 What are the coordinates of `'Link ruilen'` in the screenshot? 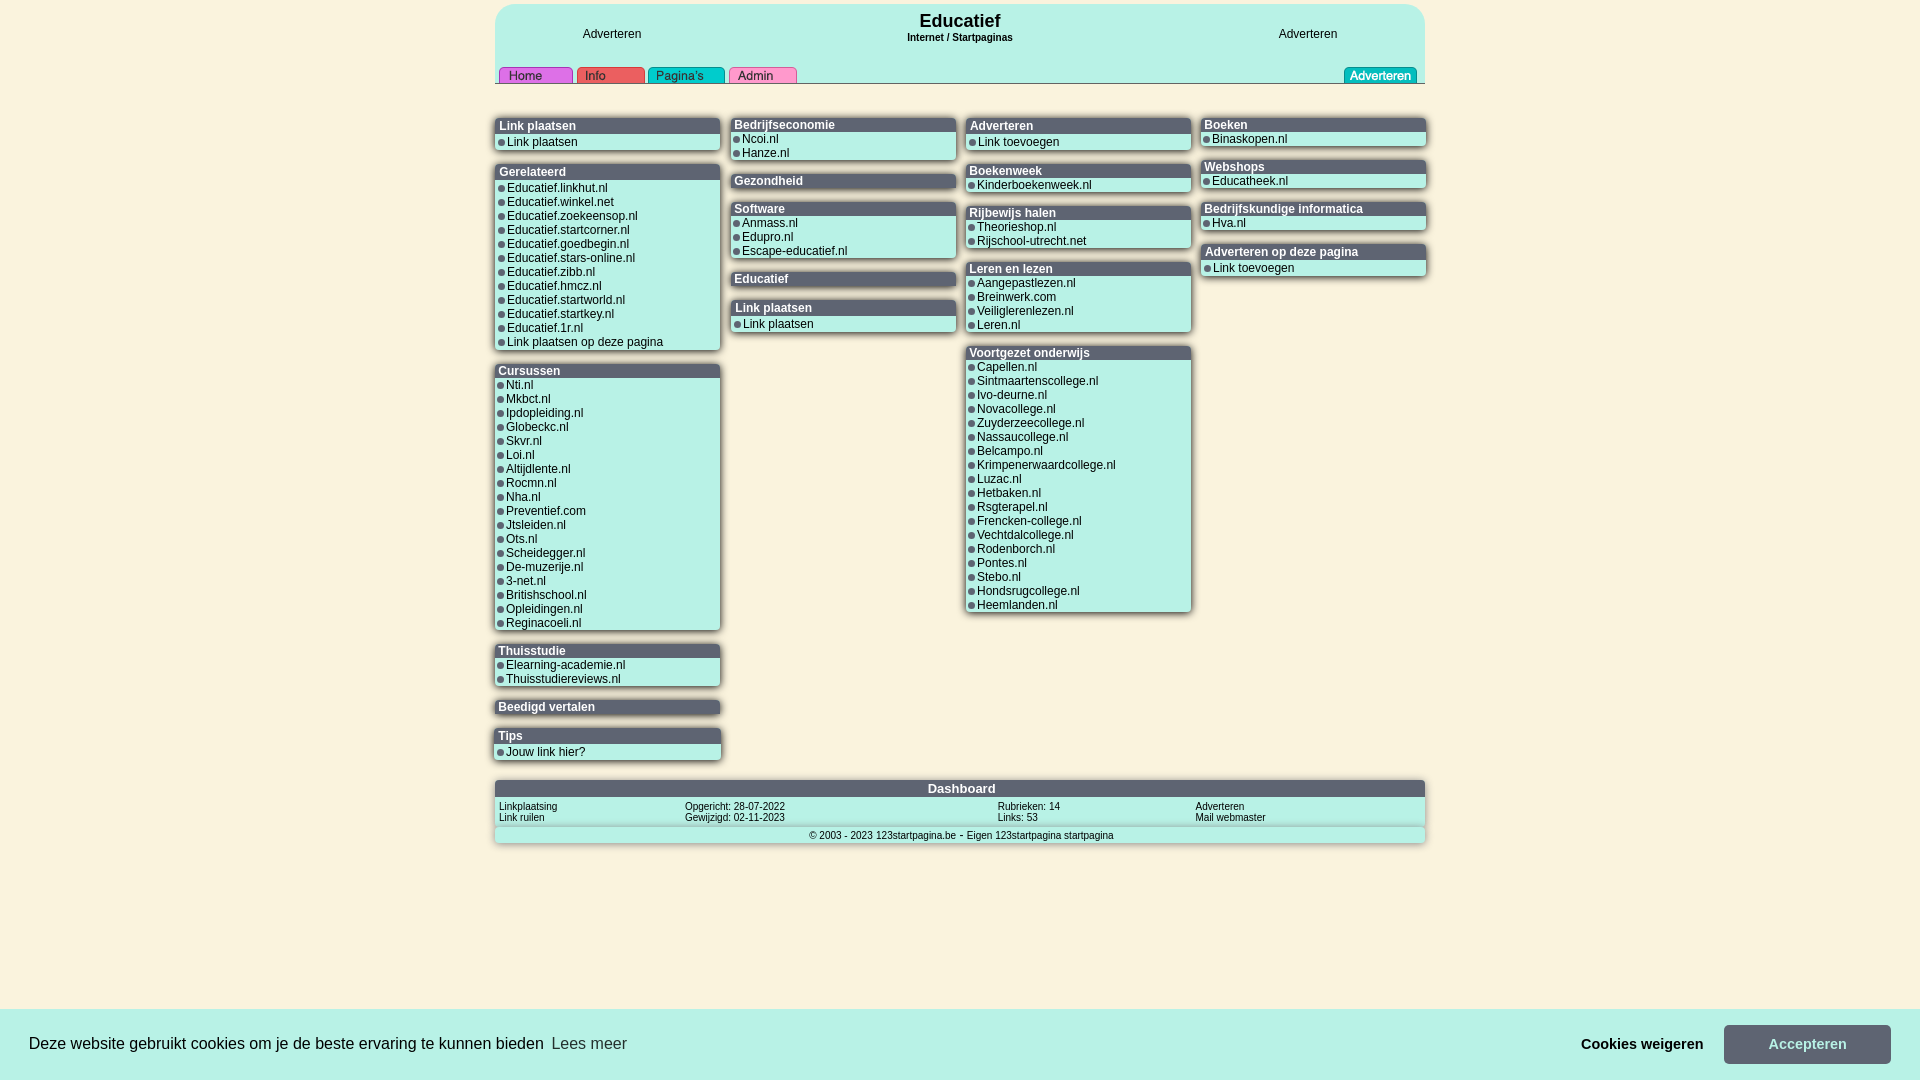 It's located at (522, 817).